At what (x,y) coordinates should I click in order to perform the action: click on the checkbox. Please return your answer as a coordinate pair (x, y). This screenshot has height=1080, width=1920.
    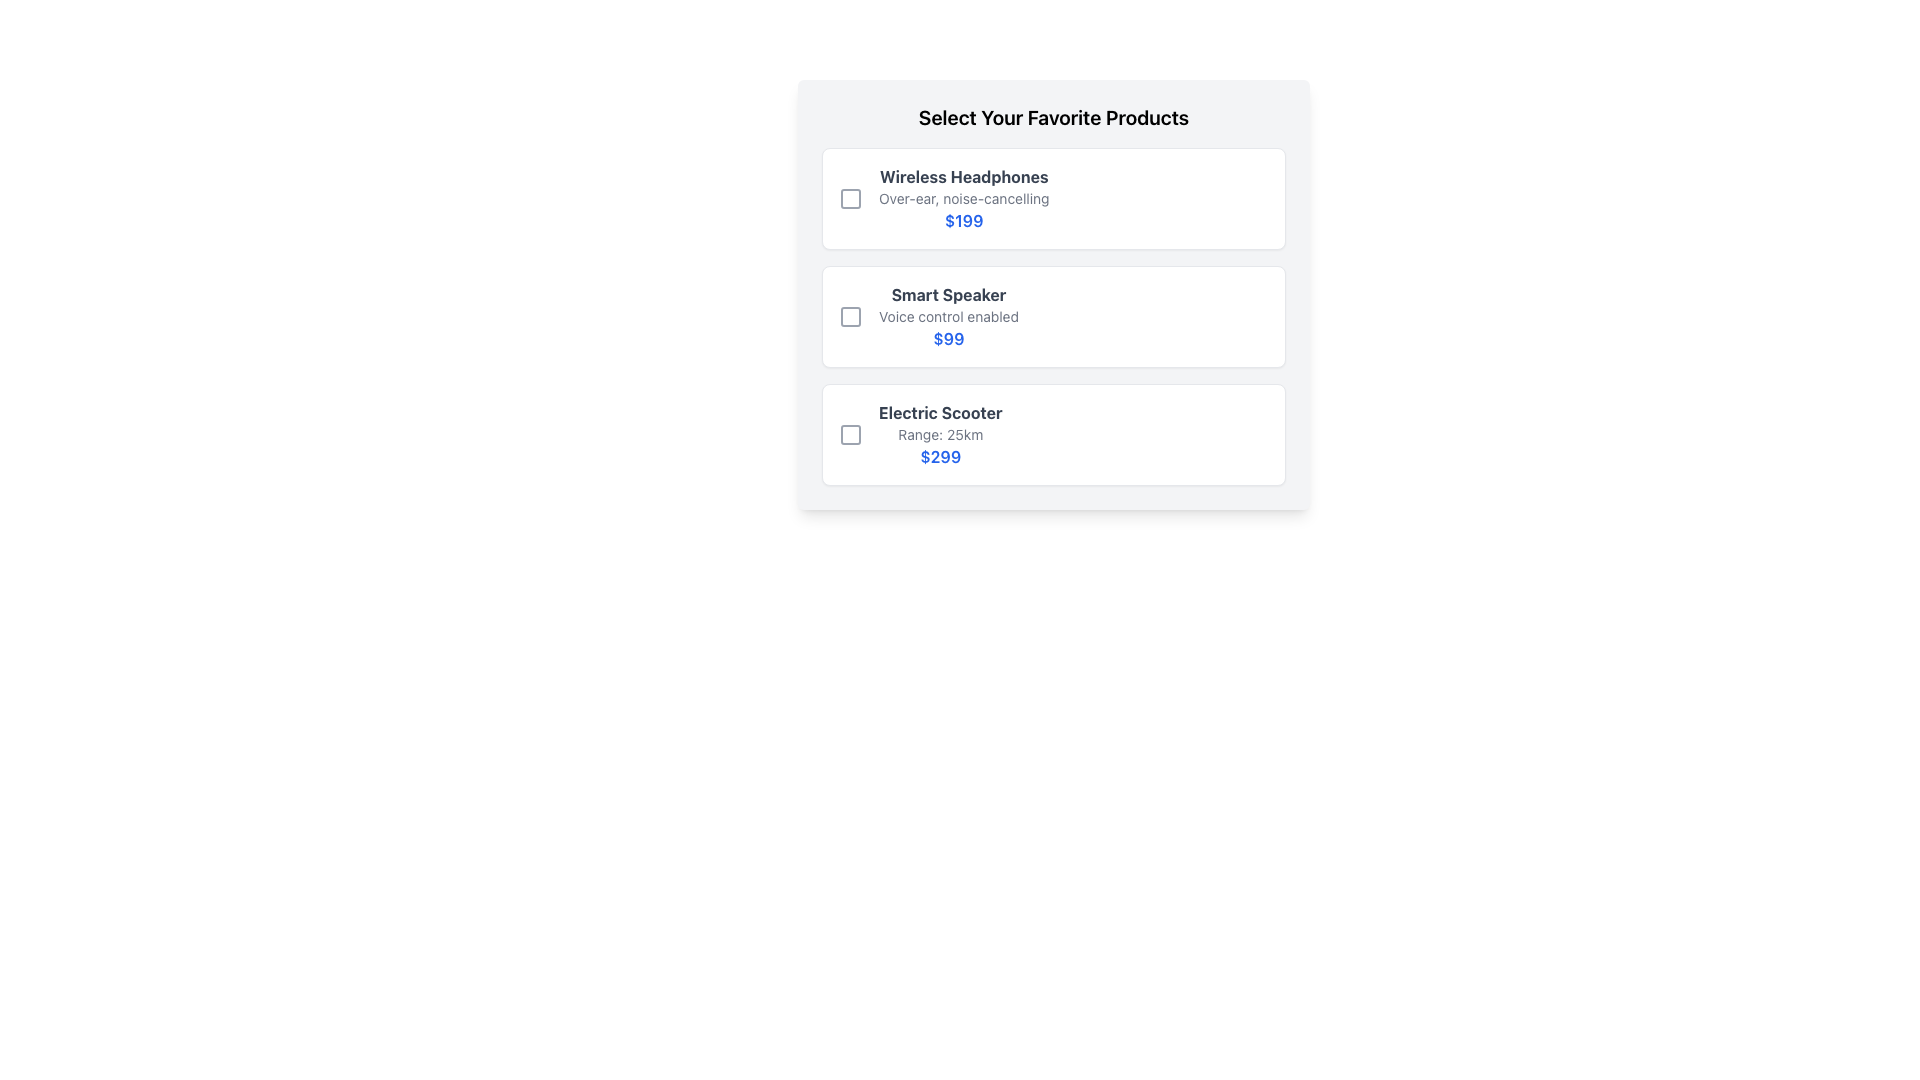
    Looking at the image, I should click on (850, 315).